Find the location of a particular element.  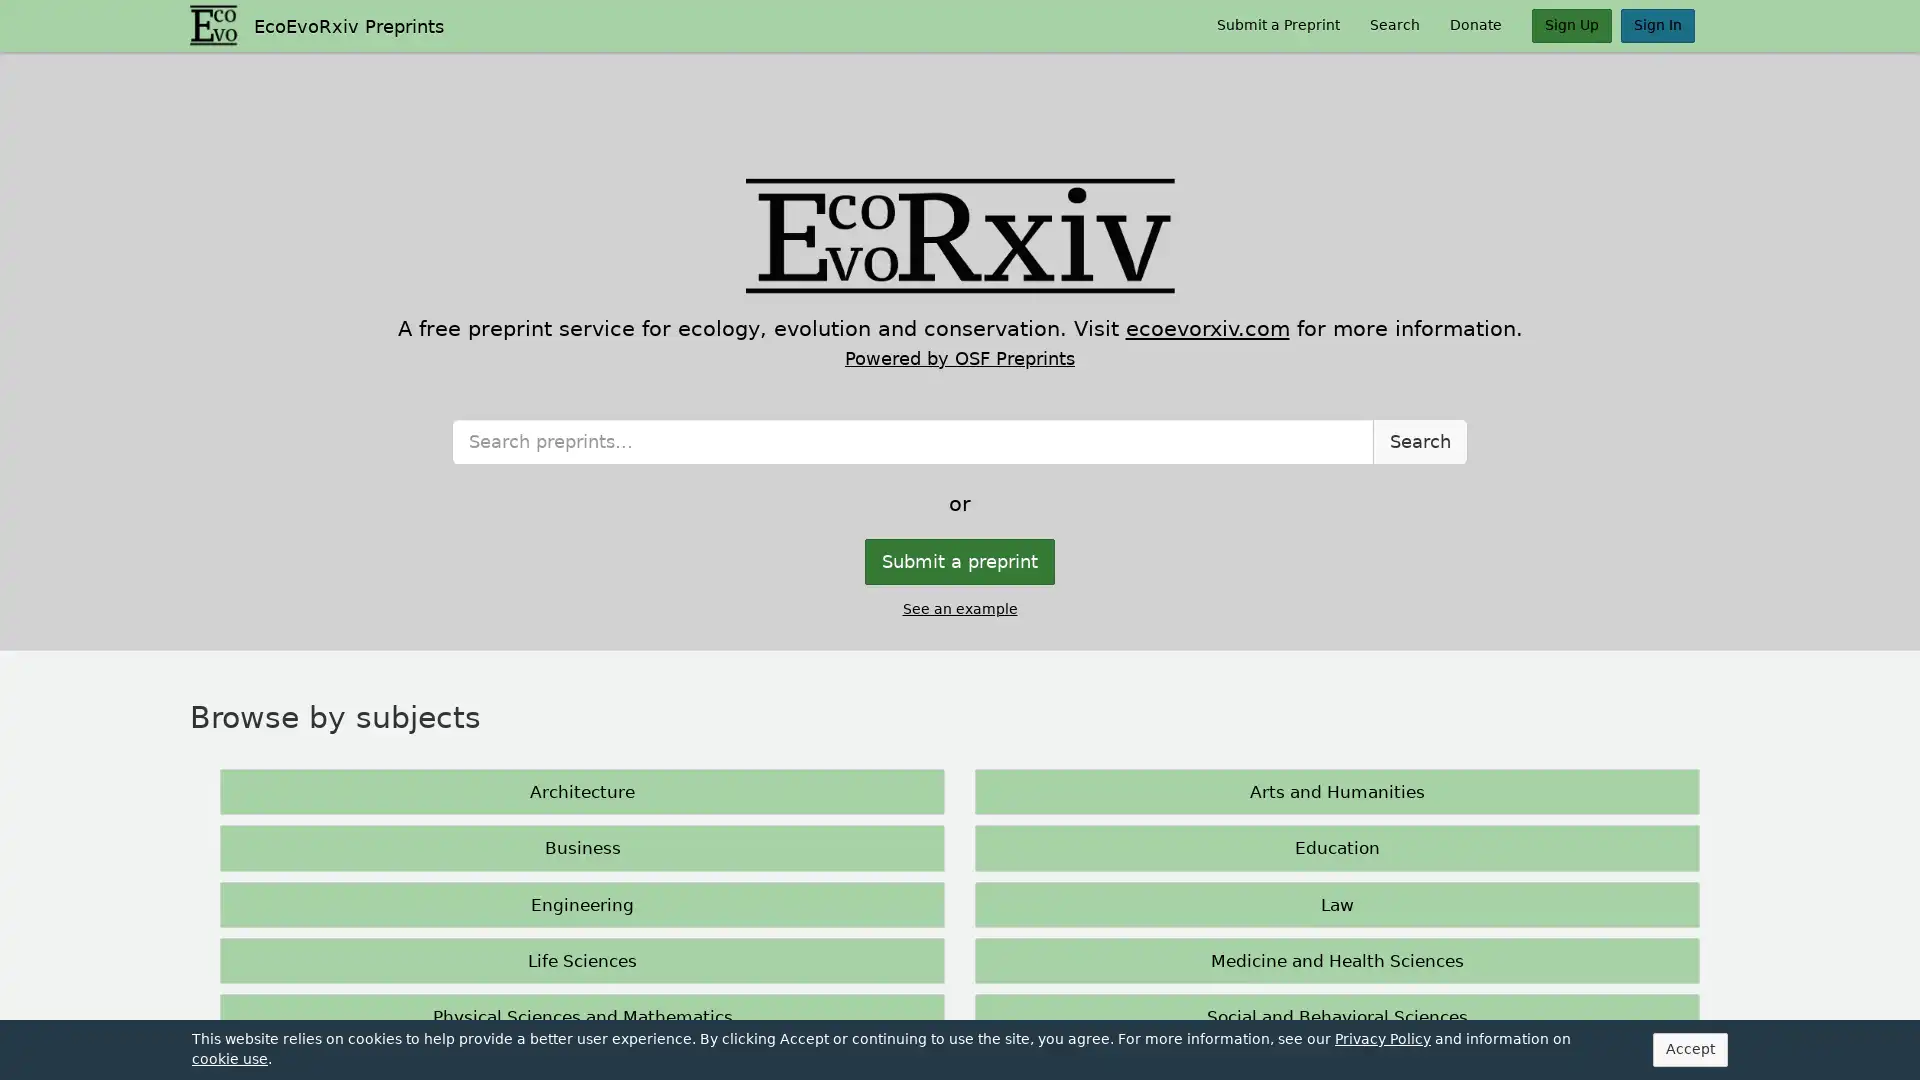

Sign In is located at coordinates (1660, 25).